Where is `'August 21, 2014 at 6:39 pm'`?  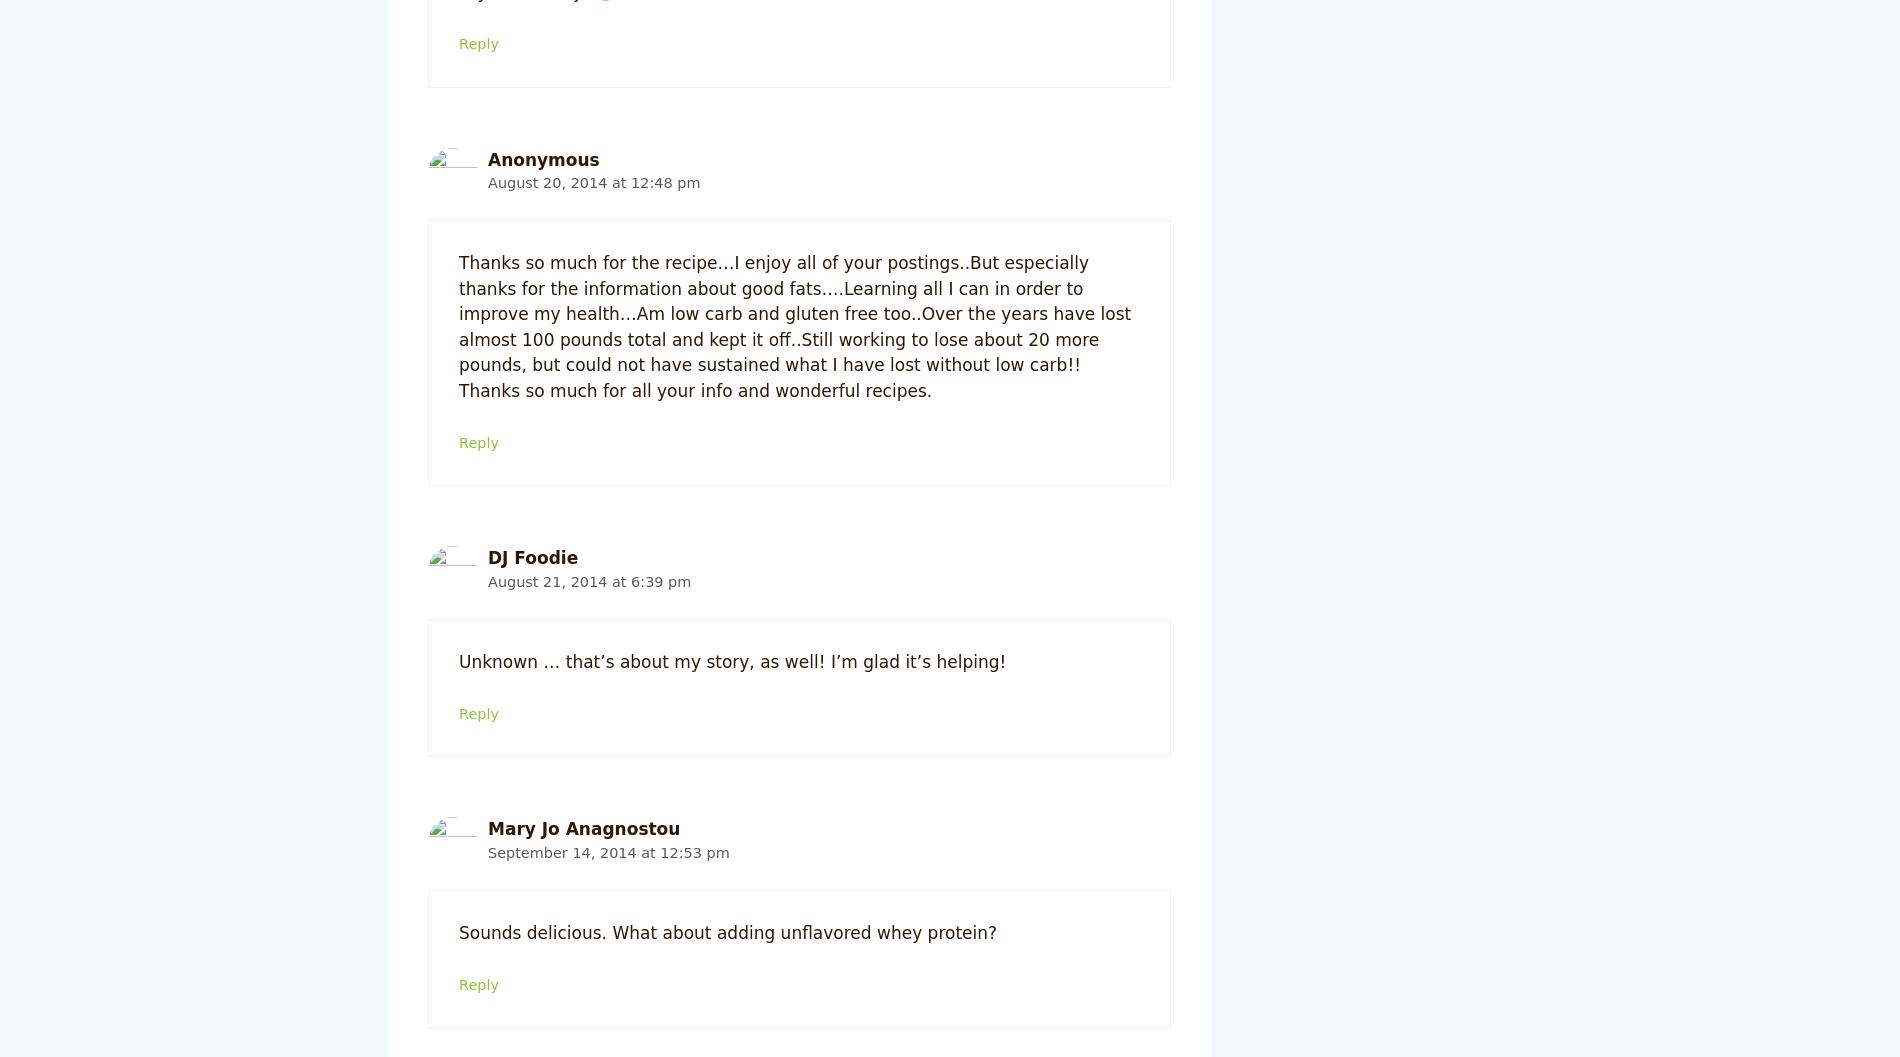
'August 21, 2014 at 6:39 pm' is located at coordinates (589, 580).